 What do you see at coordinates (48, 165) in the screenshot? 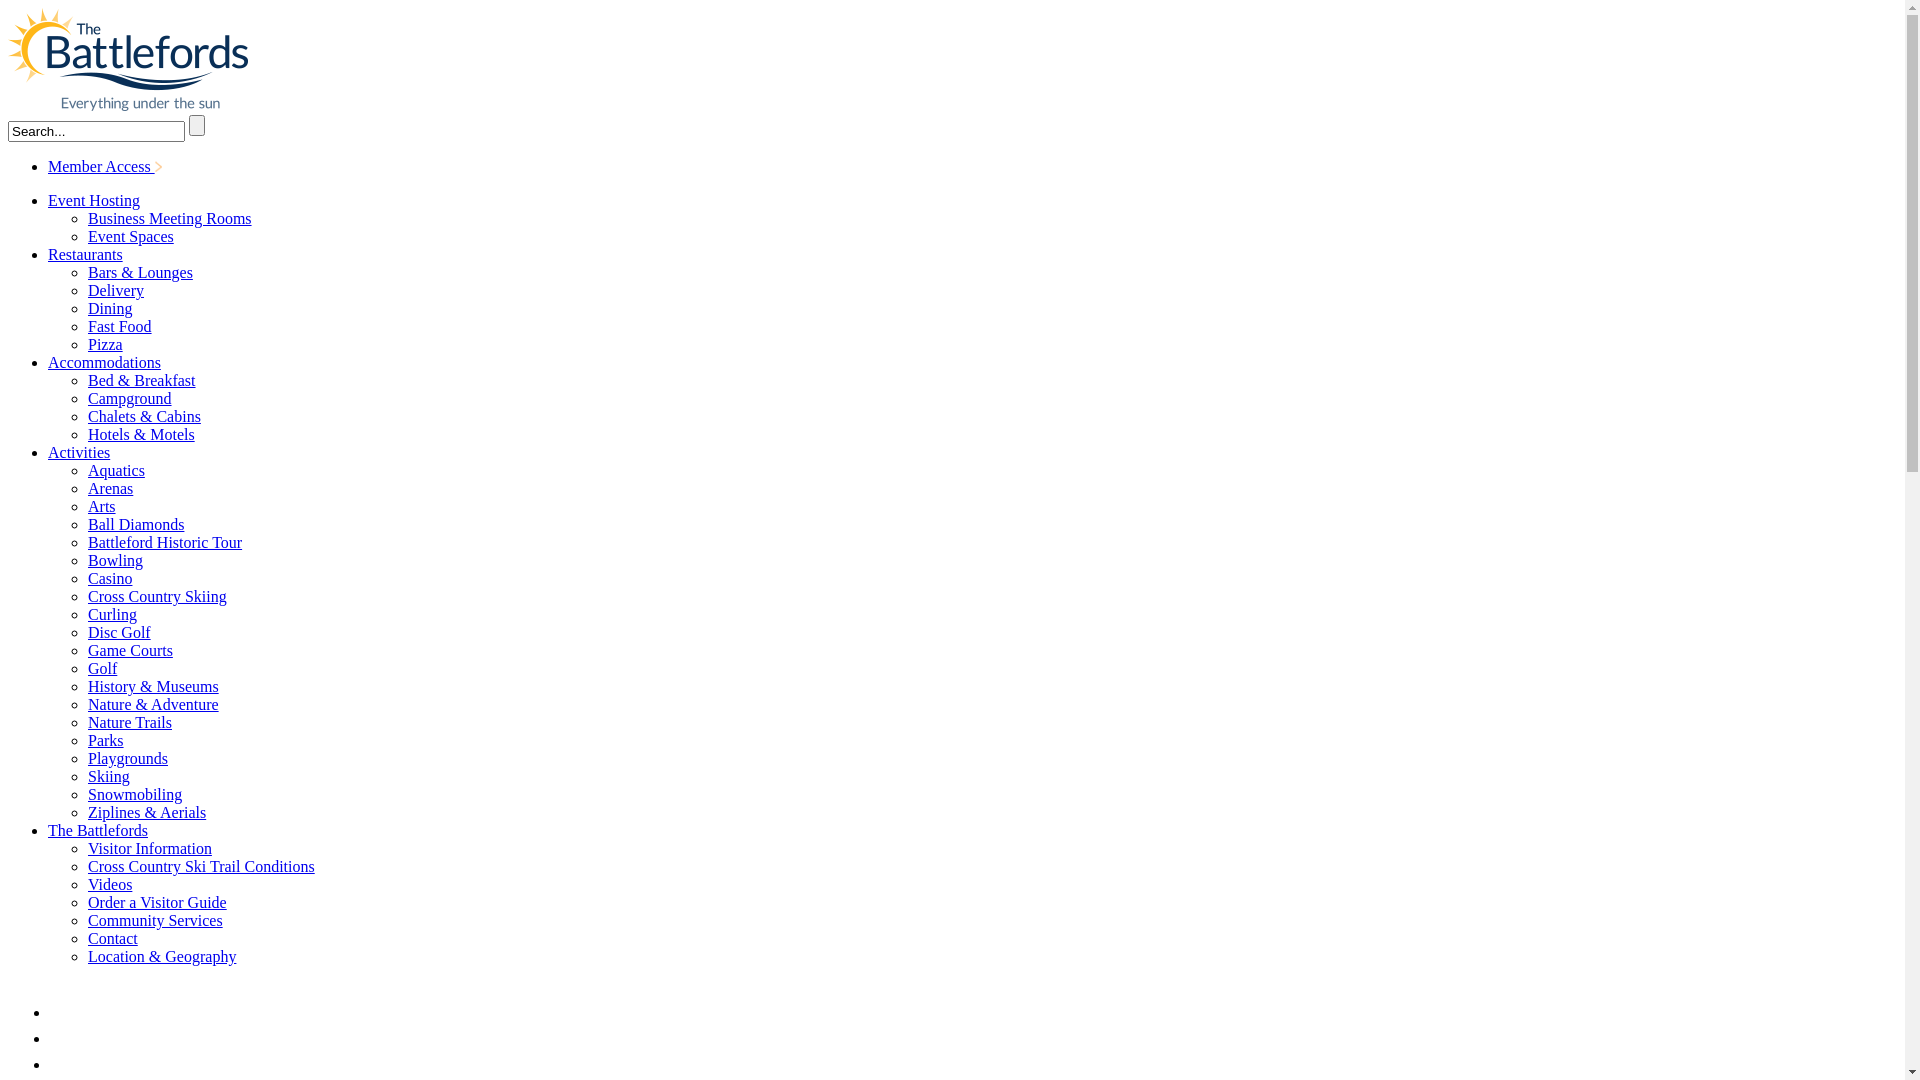
I see `'Member Access'` at bounding box center [48, 165].